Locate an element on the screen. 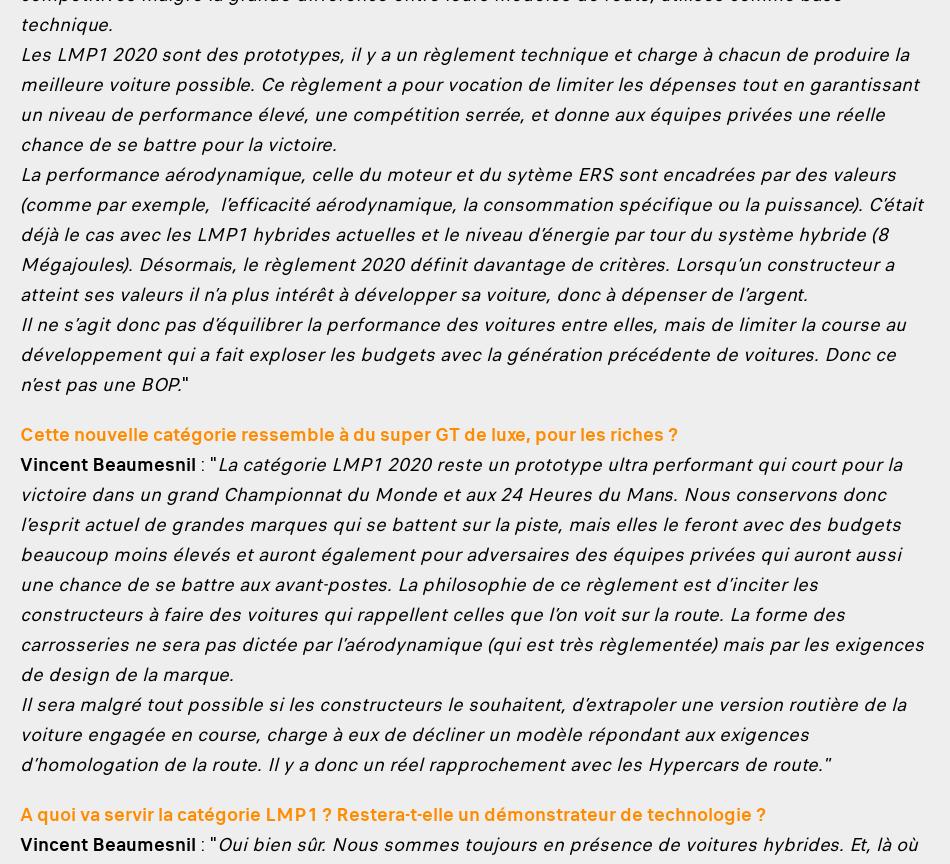  'A quoi va servir la catégorie LMP1 ? Restera-t-elle un démonstrateur de technologie ?' is located at coordinates (392, 813).